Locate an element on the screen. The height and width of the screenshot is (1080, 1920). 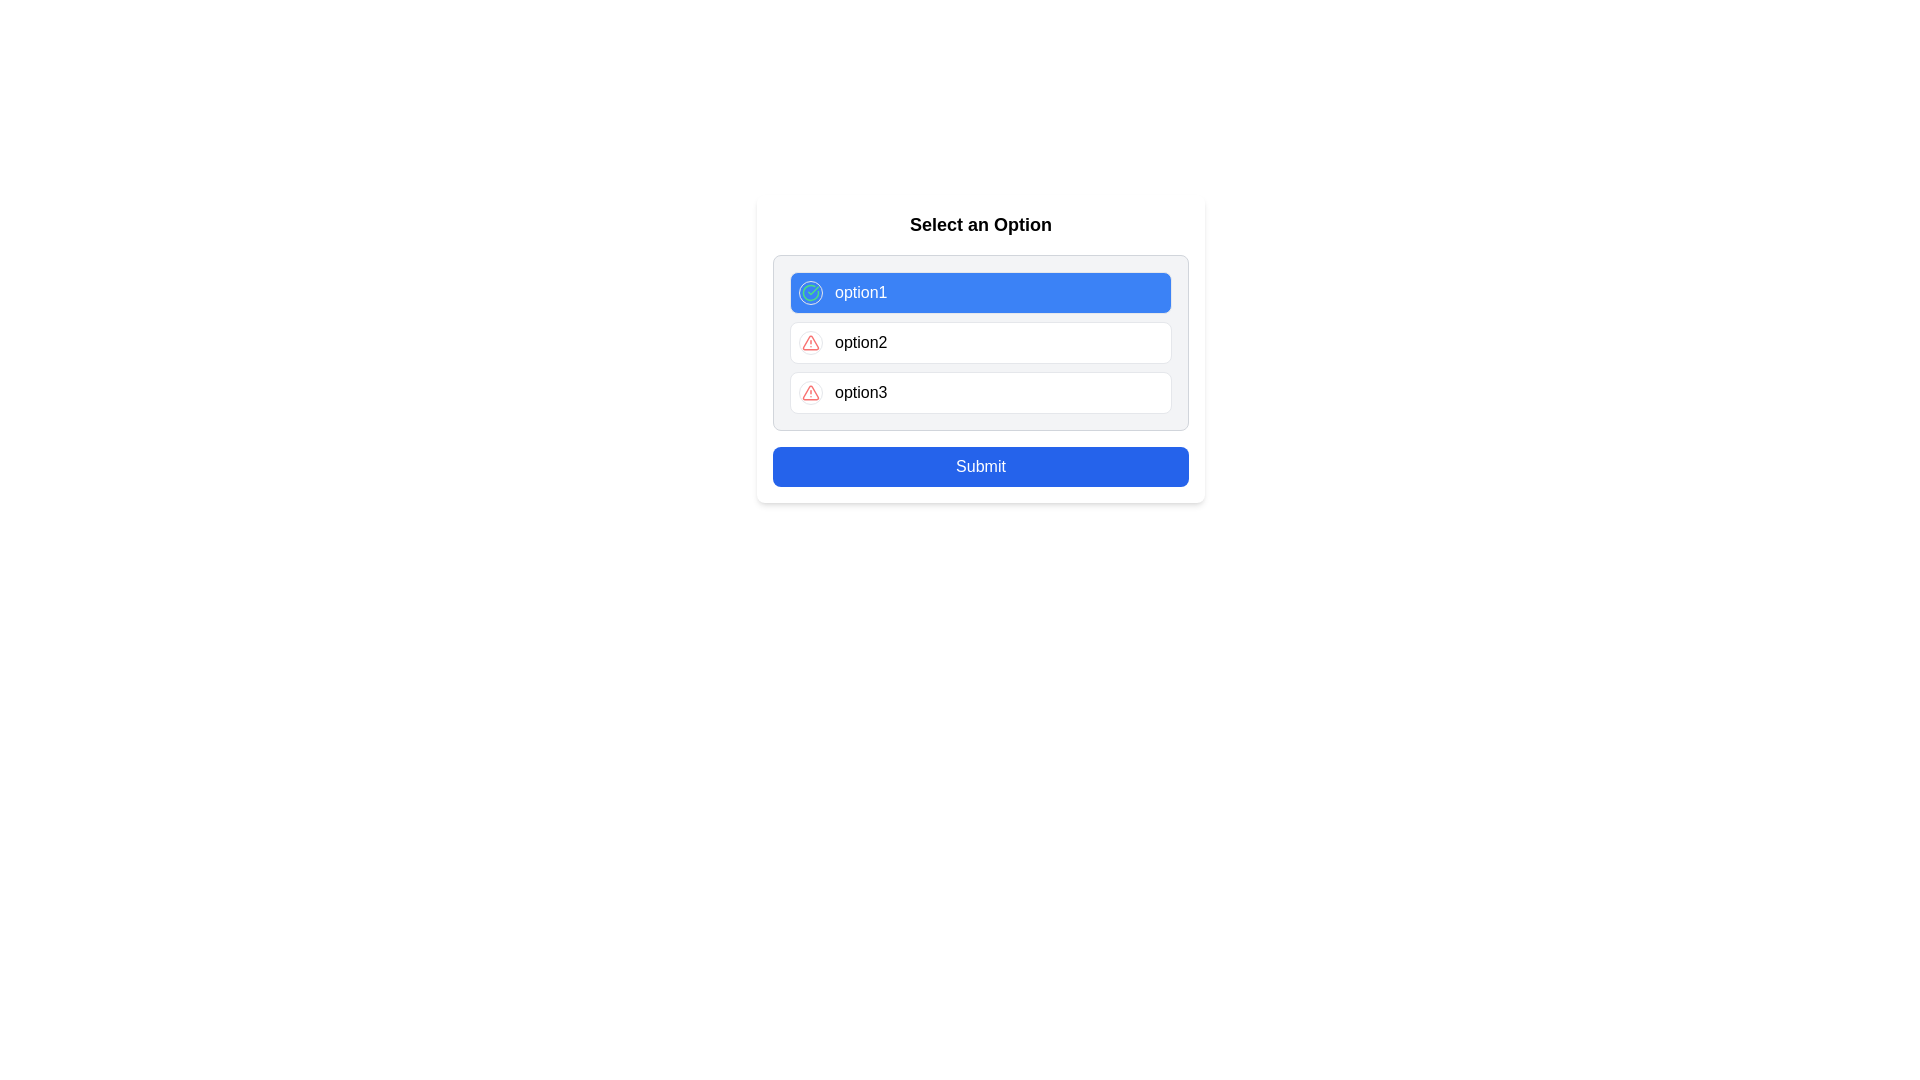
the text label displaying 'option1' which is aligned rightward to a circular icon within the topmost button of the interactive button group is located at coordinates (861, 293).